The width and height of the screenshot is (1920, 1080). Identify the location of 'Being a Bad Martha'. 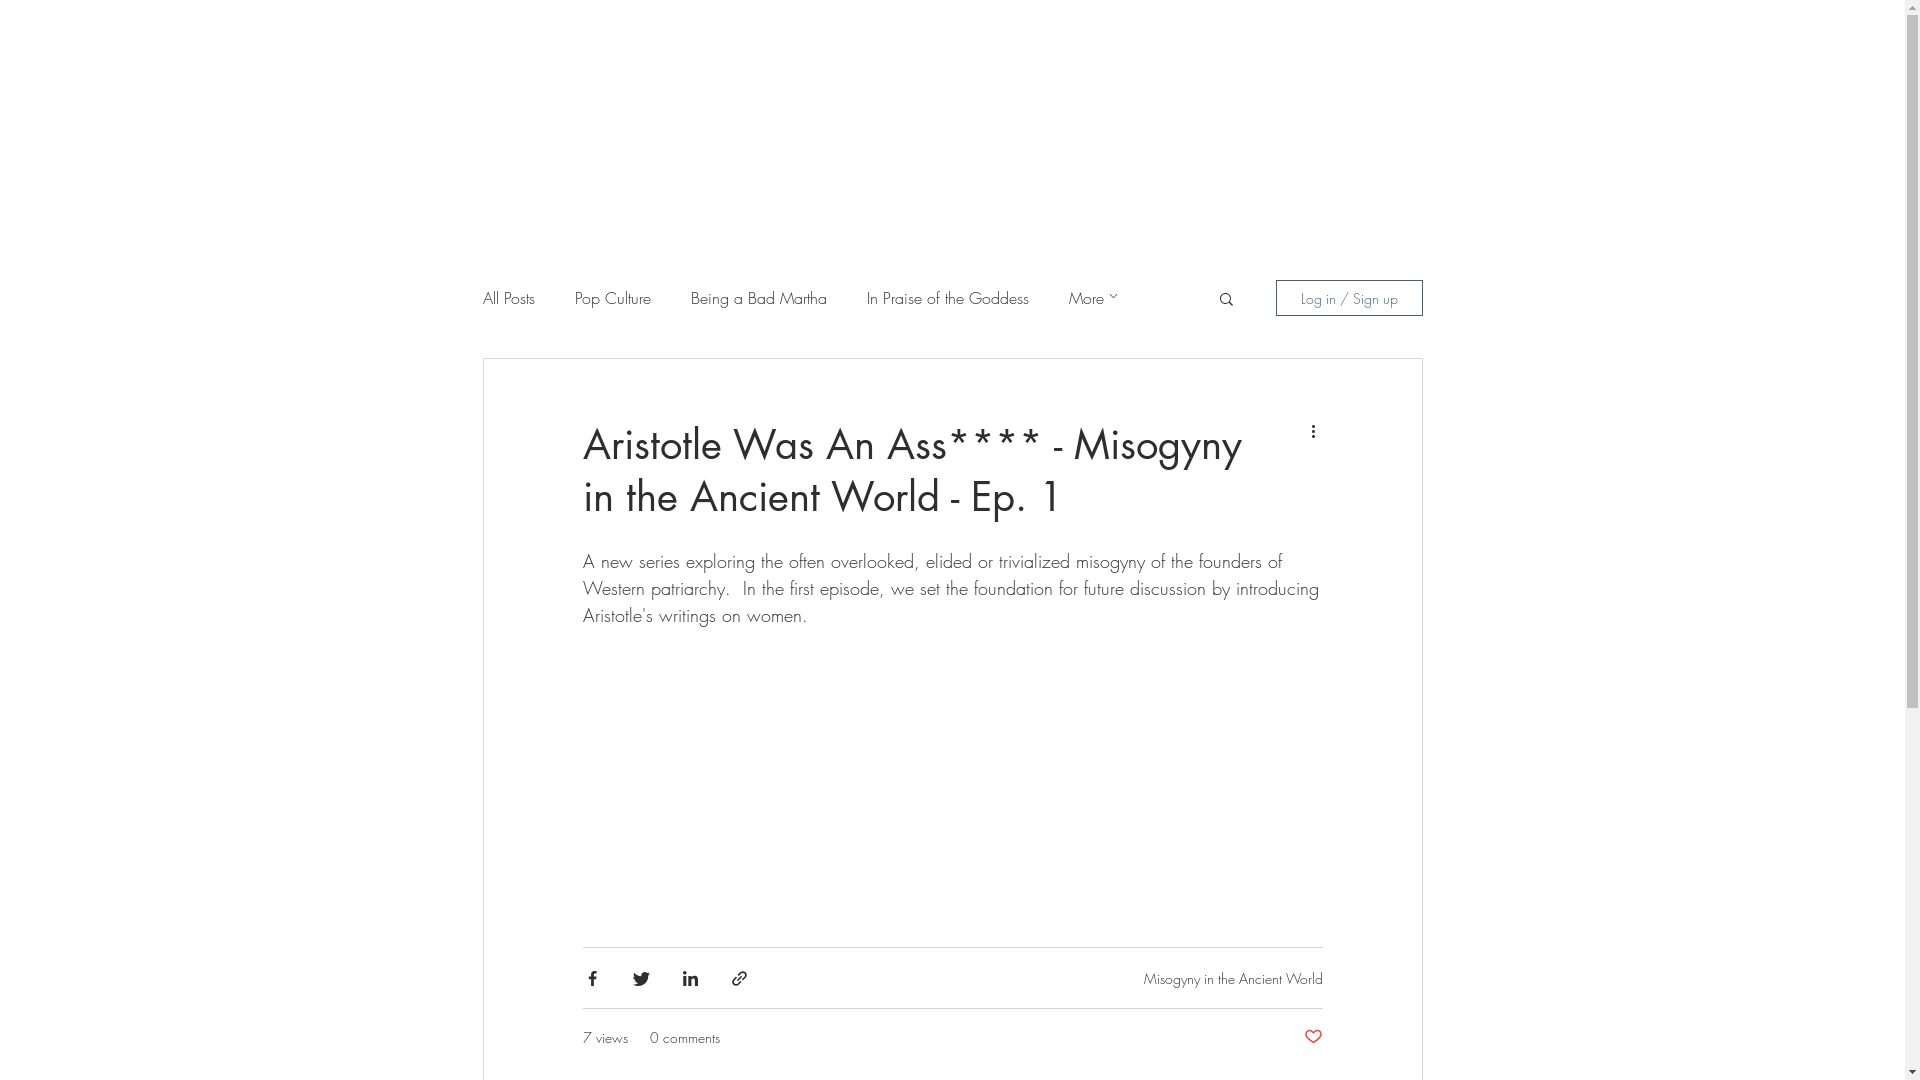
(757, 297).